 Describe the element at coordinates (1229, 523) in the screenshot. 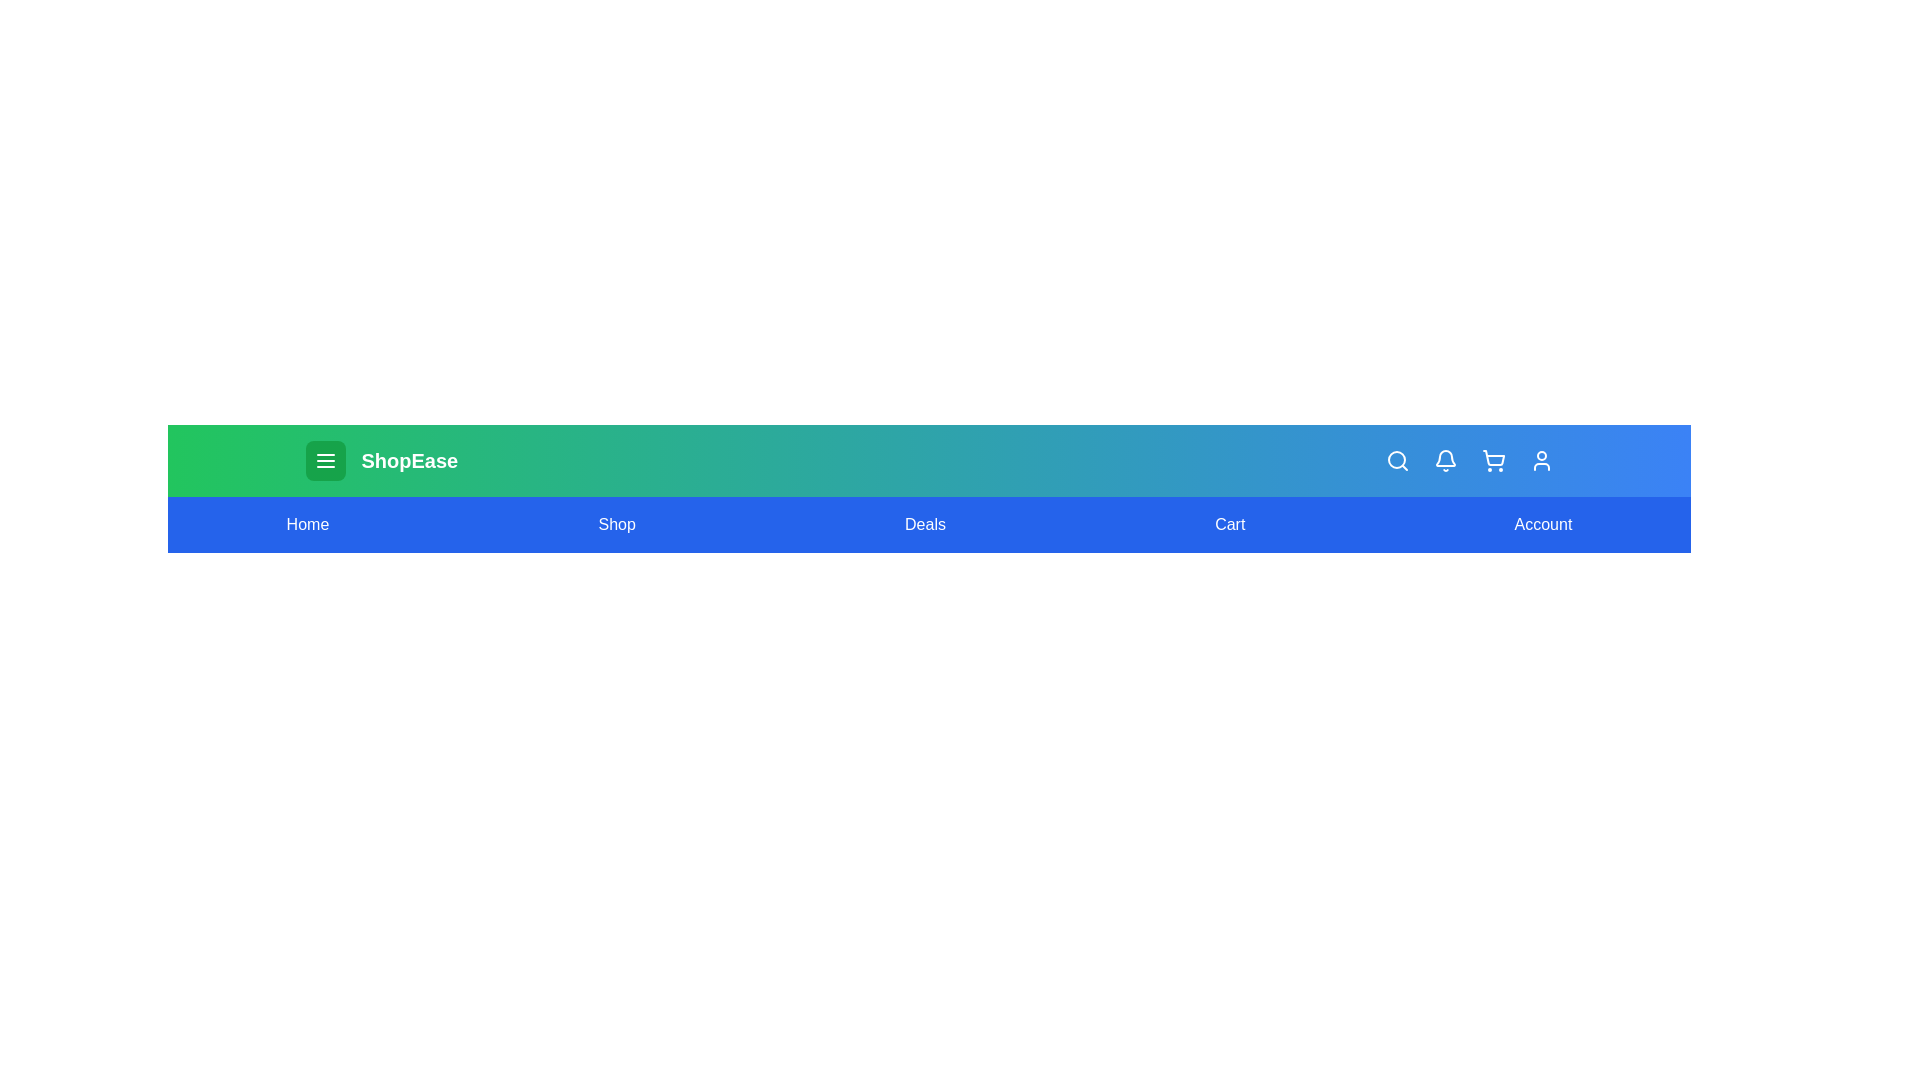

I see `the Cart navigation link to navigate to the corresponding section` at that location.